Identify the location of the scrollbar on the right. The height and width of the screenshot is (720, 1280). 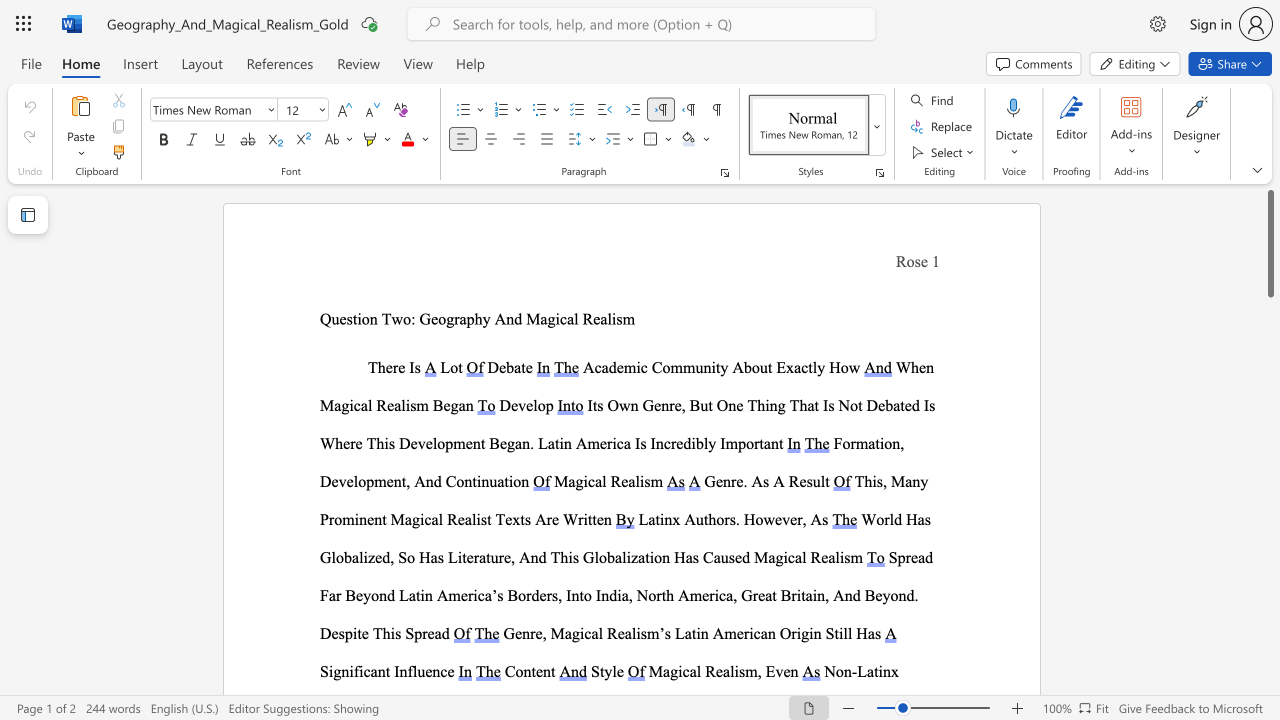
(1269, 588).